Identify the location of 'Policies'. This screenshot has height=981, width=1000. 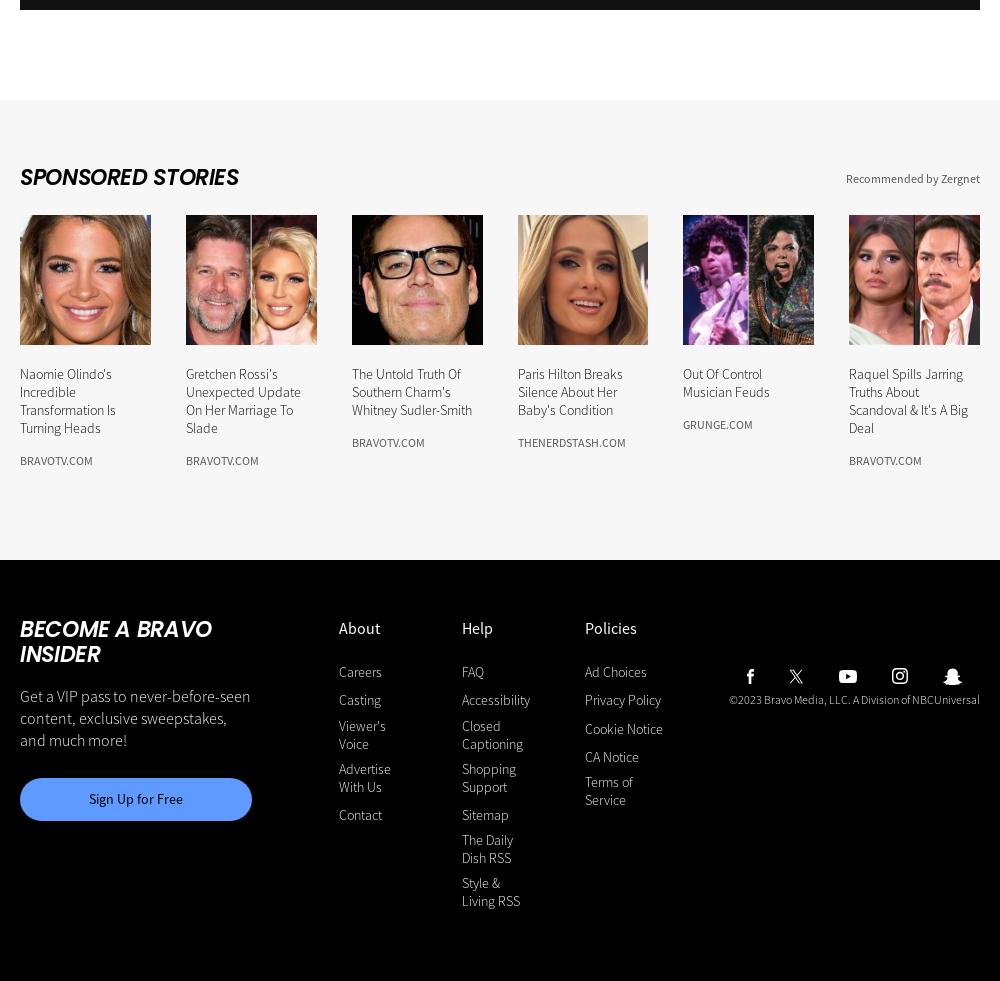
(609, 628).